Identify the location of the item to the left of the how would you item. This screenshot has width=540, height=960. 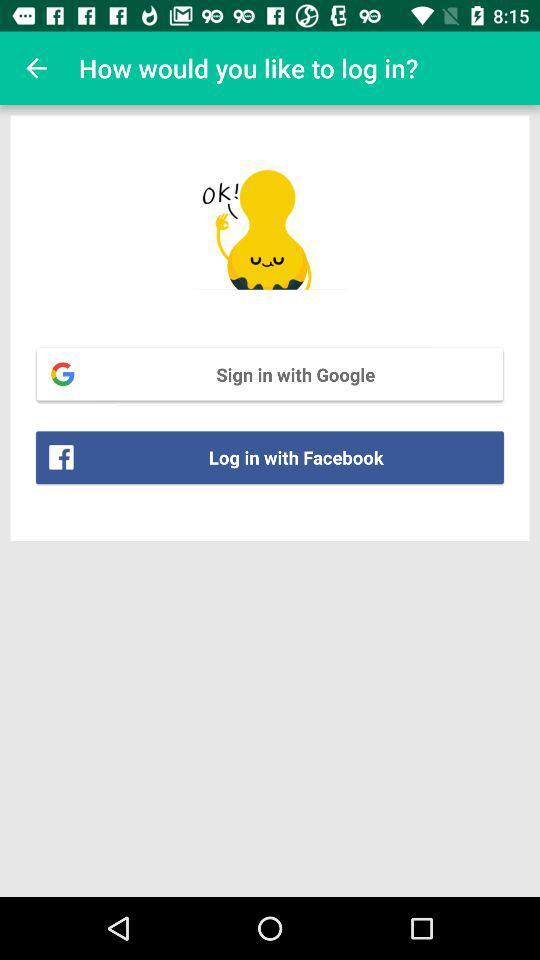
(36, 68).